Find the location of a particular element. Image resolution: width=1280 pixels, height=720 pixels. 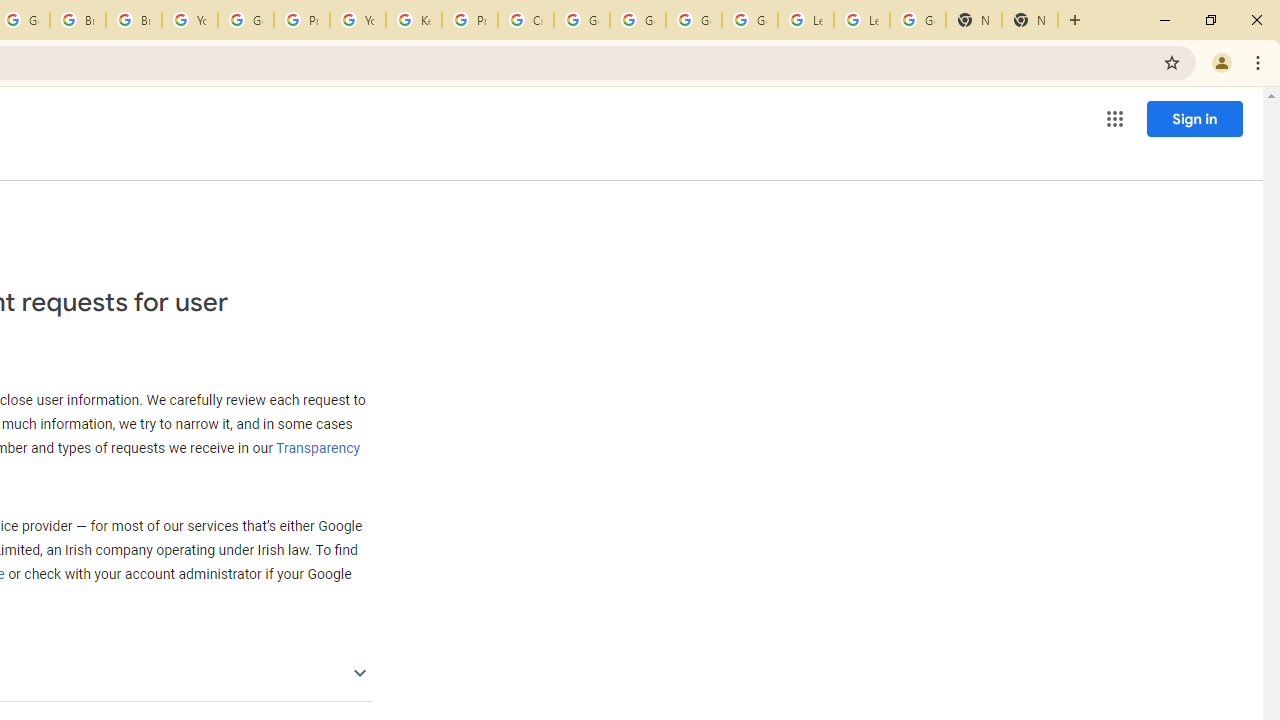

'New Tab' is located at coordinates (974, 20).